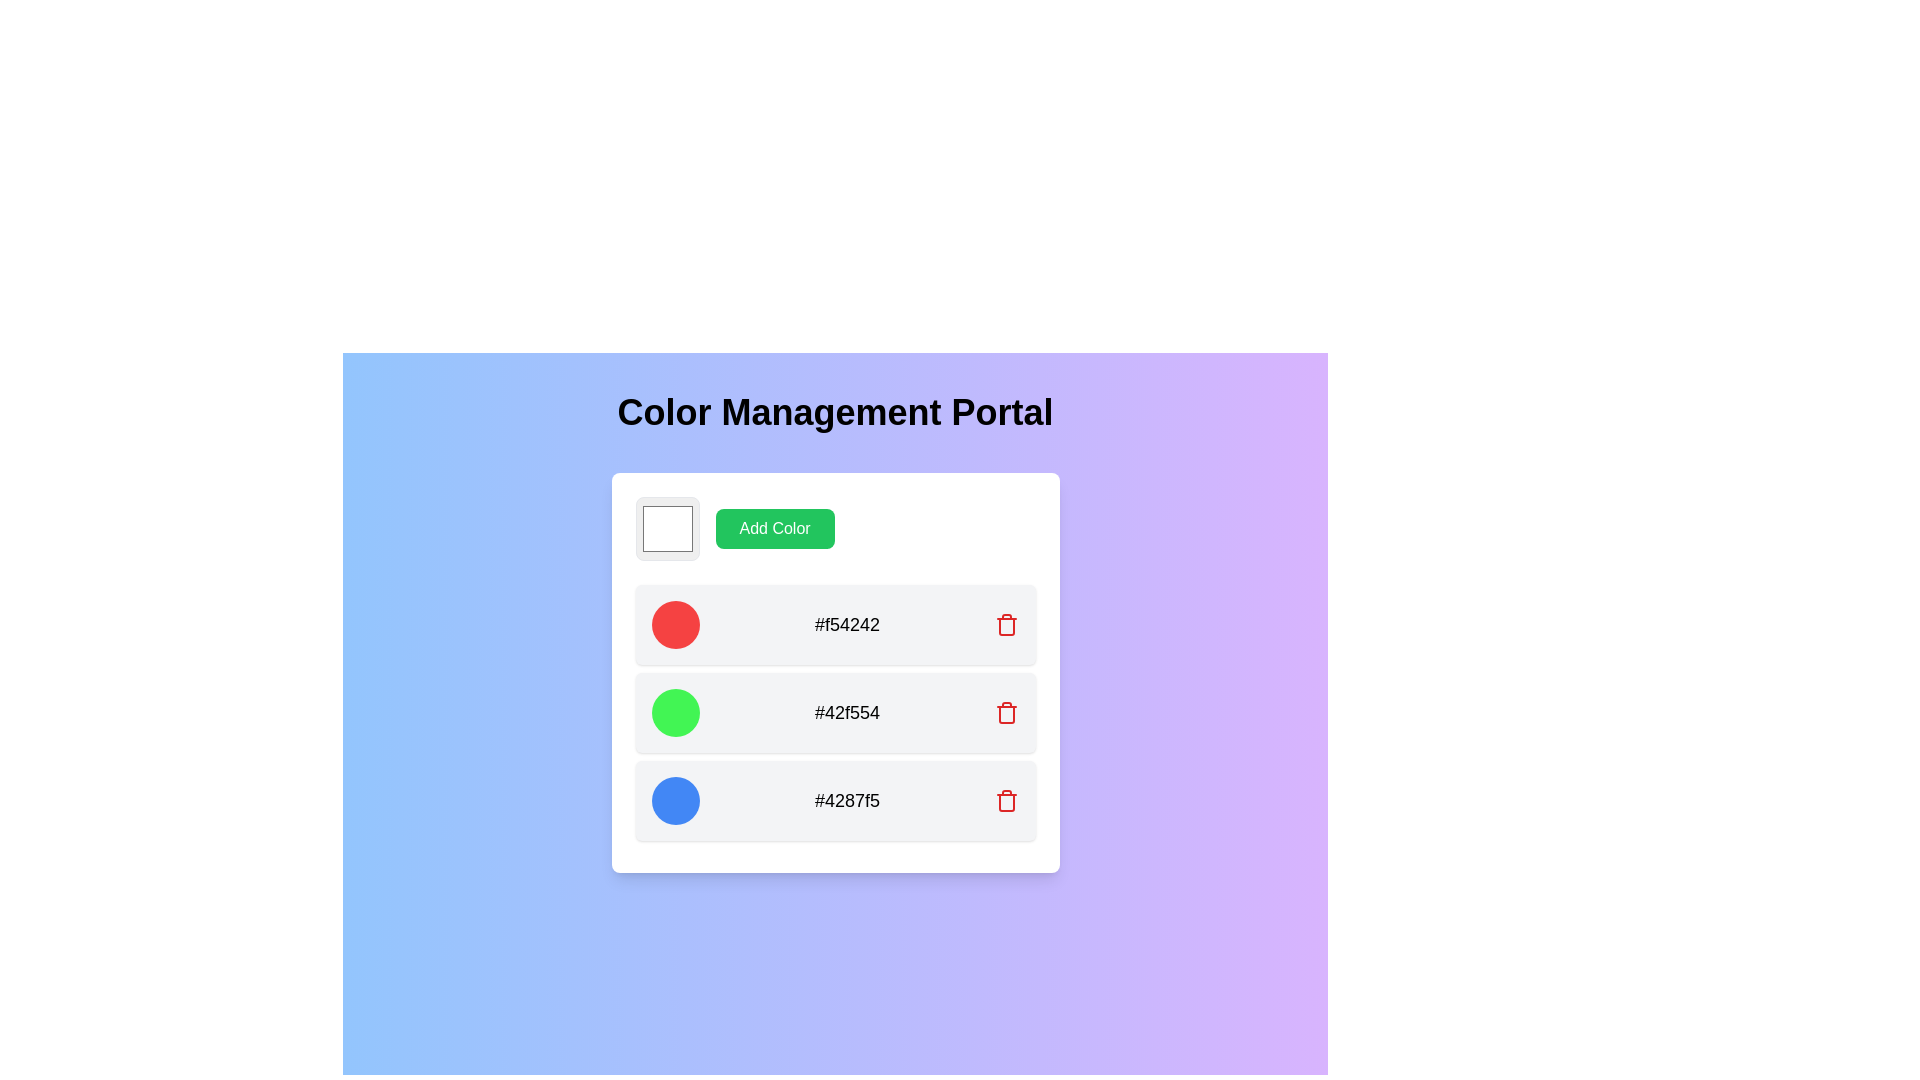 The width and height of the screenshot is (1920, 1080). Describe the element at coordinates (835, 712) in the screenshot. I see `the text displaying the hexadecimal value '#42f554' of the second color entry card in the vertical list of color entries to copy it` at that location.